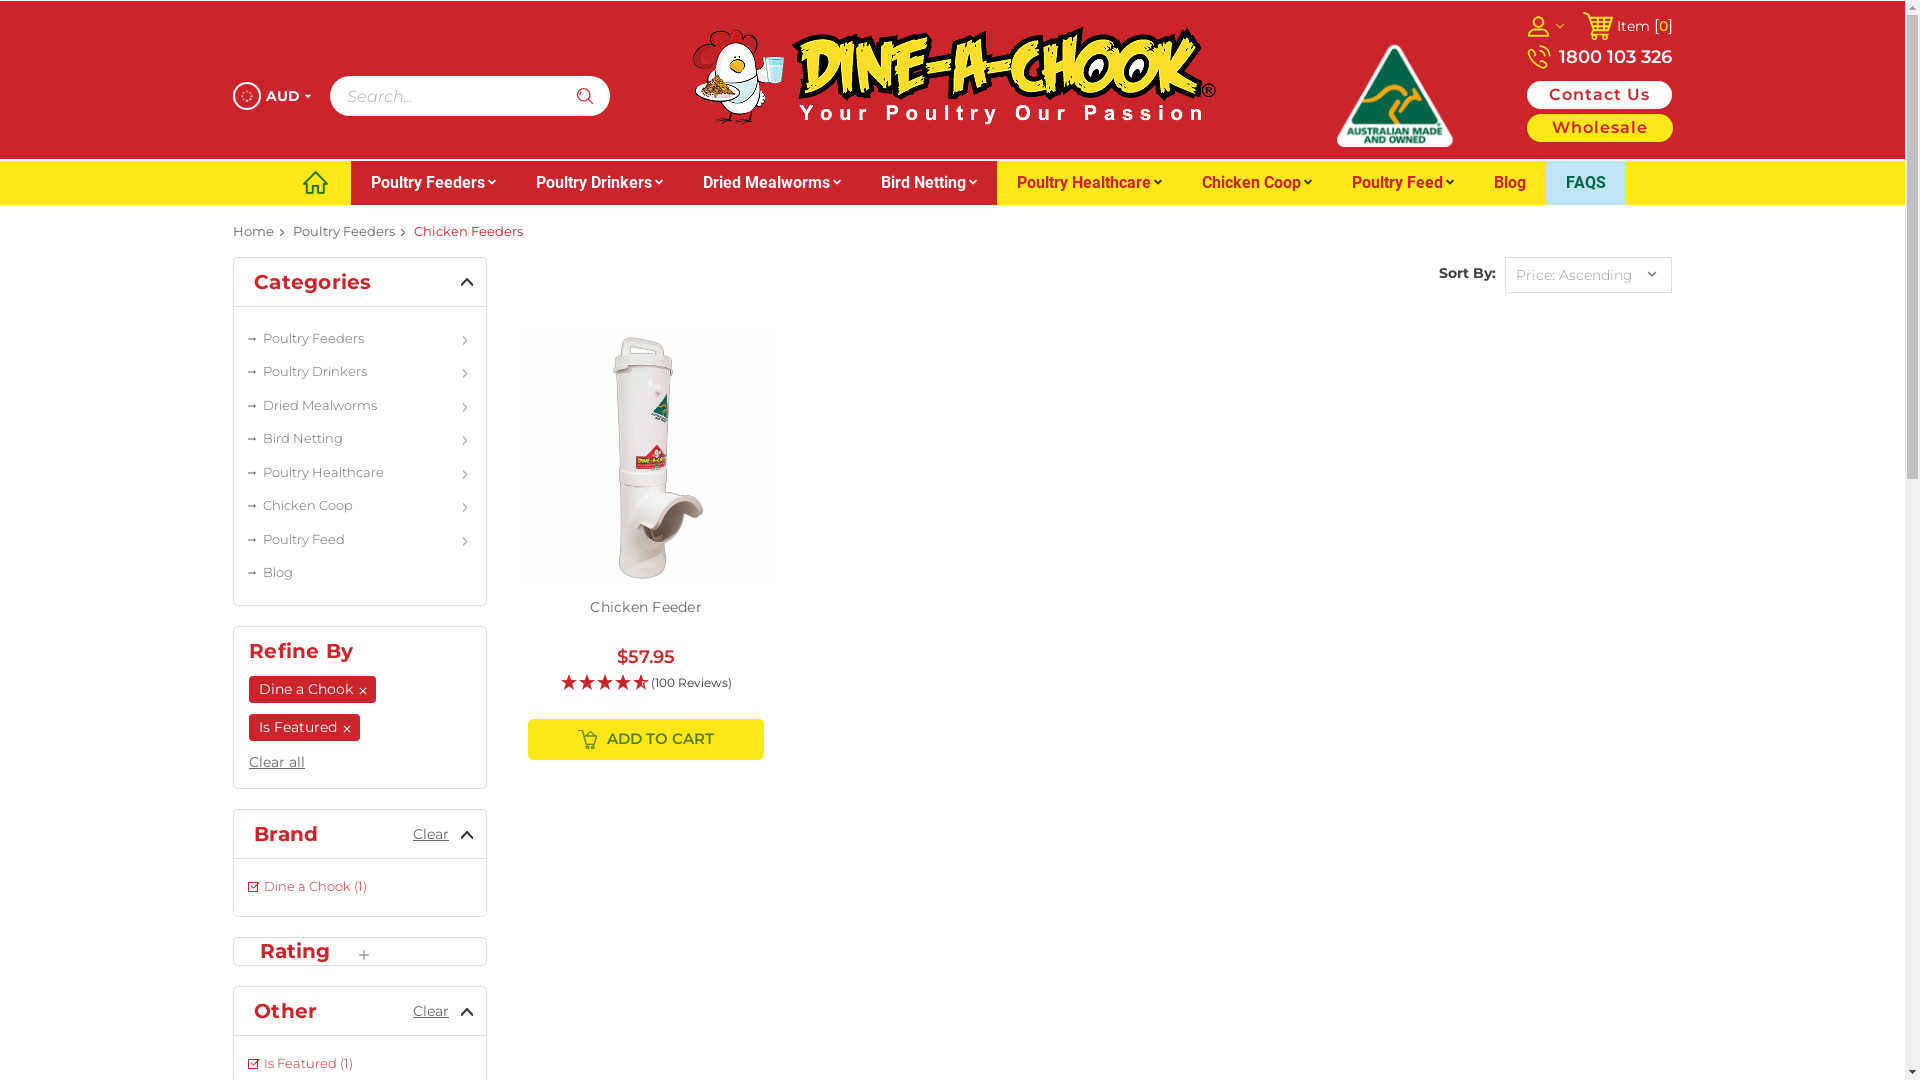 The width and height of the screenshot is (1920, 1080). I want to click on 'Dine a Chook (1)', so click(360, 886).